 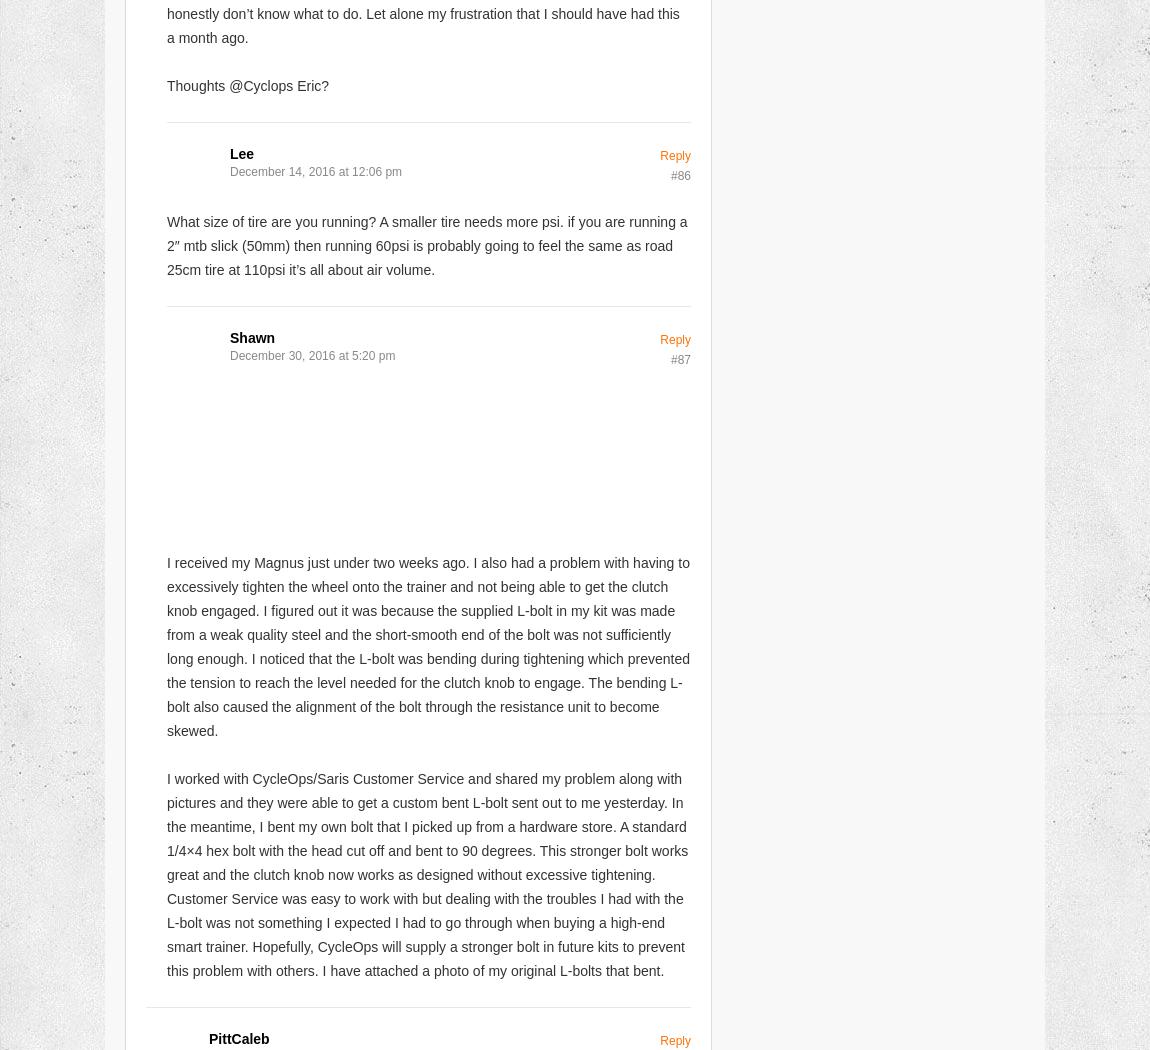 What do you see at coordinates (240, 152) in the screenshot?
I see `'Lee'` at bounding box center [240, 152].